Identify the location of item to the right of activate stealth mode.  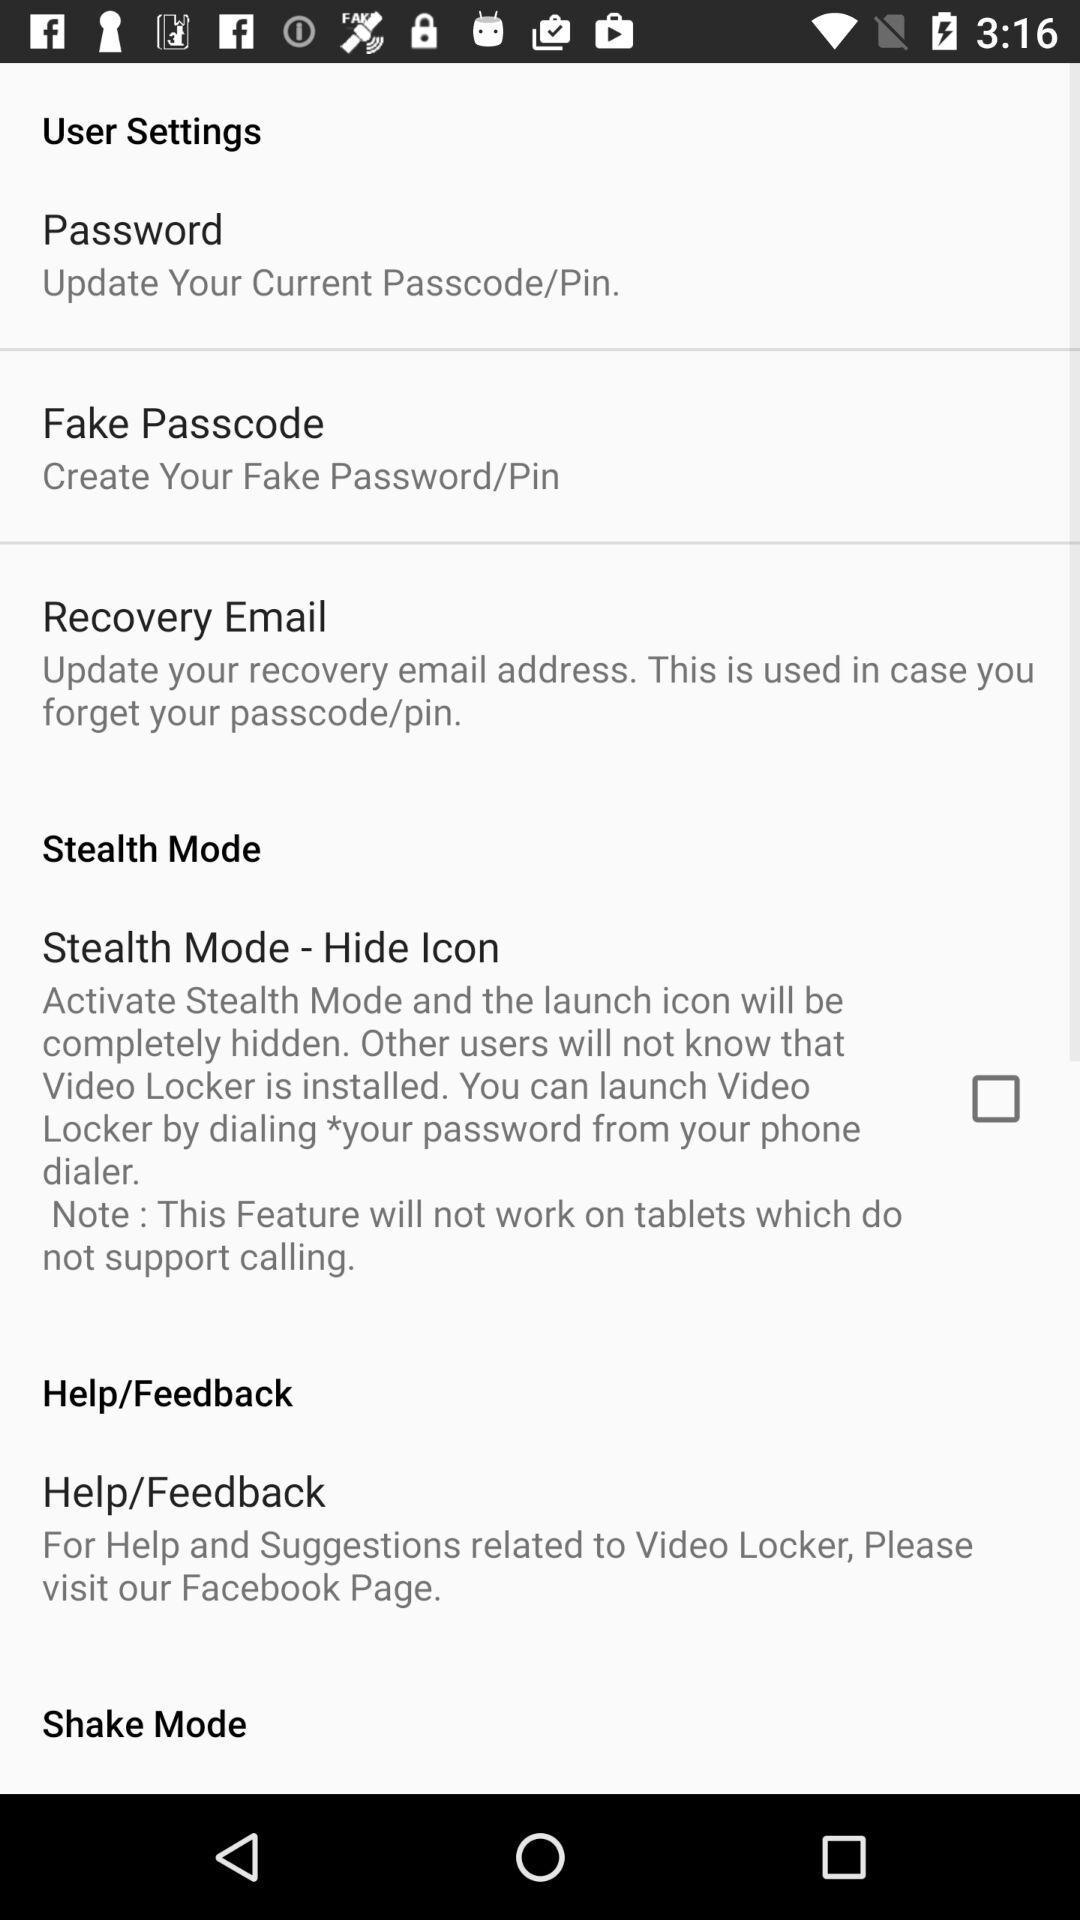
(995, 1097).